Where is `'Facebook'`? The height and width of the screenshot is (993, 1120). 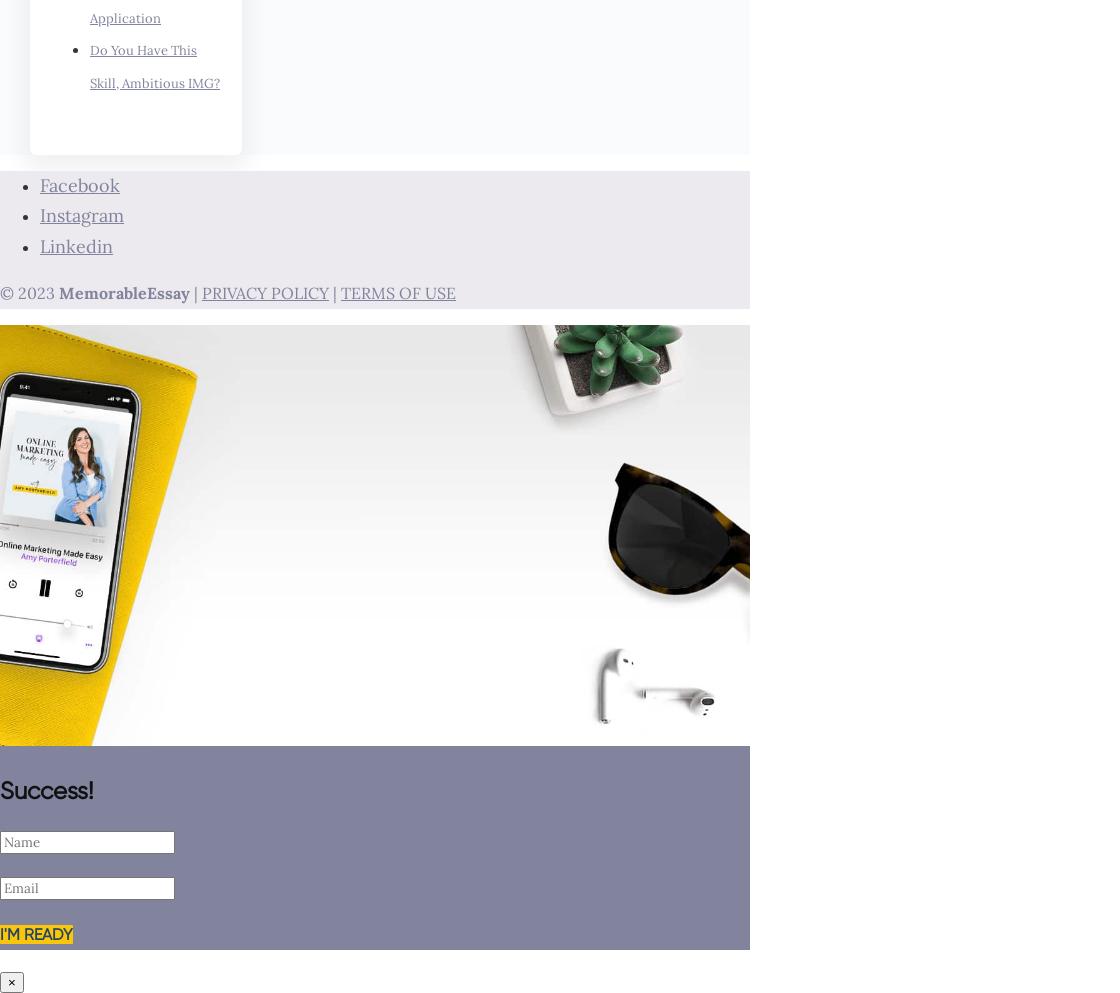 'Facebook' is located at coordinates (39, 184).